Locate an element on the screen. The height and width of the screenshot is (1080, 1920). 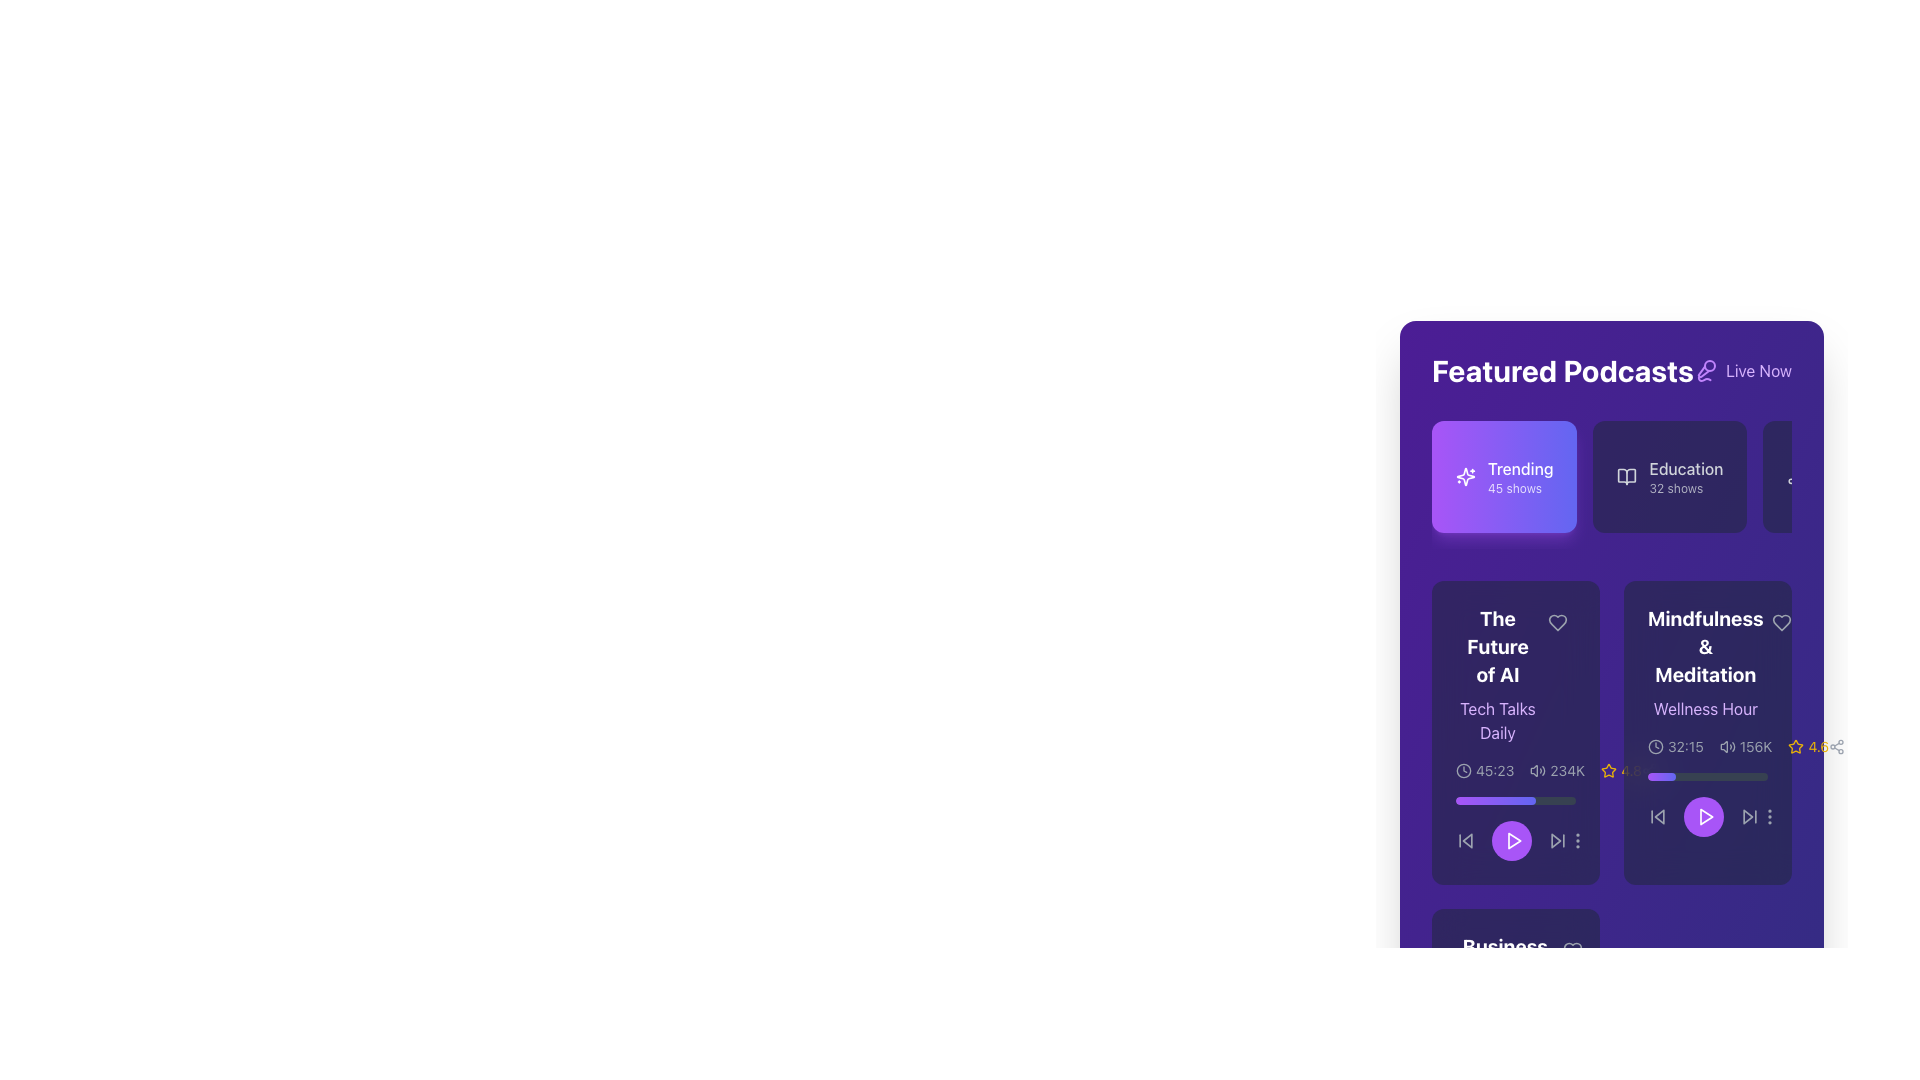
the text label displaying the numerical value of plays or listeners for the podcast 'The Future of AI' located under the 'Trending' section, adjacent to a speaker icon is located at coordinates (1556, 770).